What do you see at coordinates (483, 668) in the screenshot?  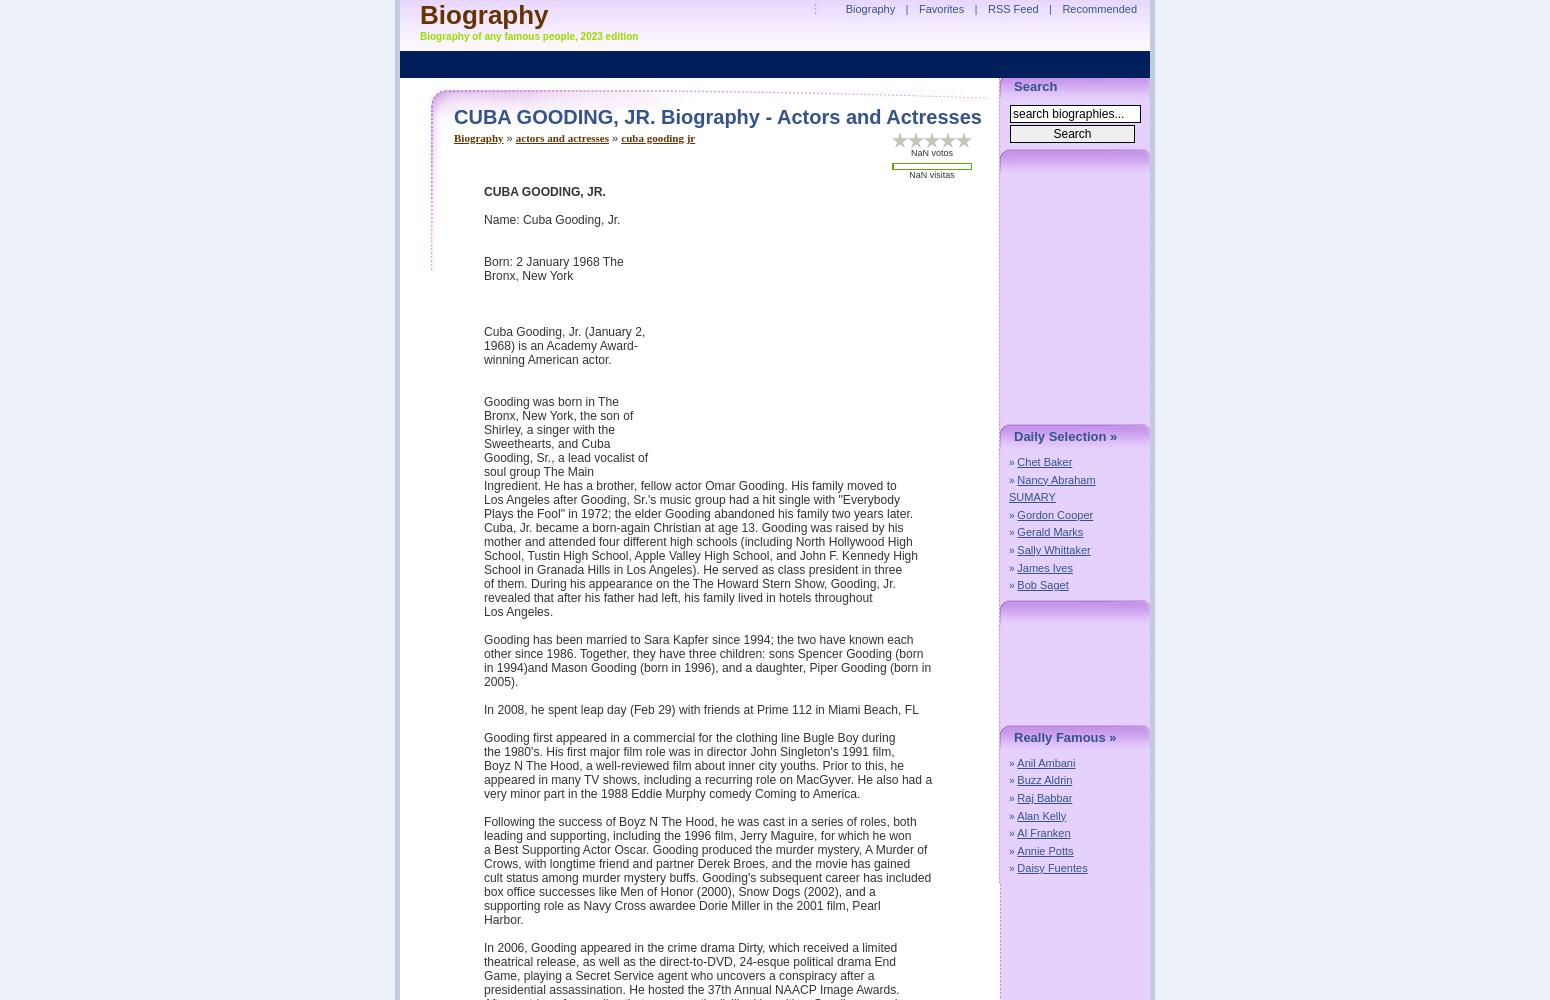 I see `'in 1994)and Mason Gooding (born in 1996), and a daughter, Piper Gooding (born in'` at bounding box center [483, 668].